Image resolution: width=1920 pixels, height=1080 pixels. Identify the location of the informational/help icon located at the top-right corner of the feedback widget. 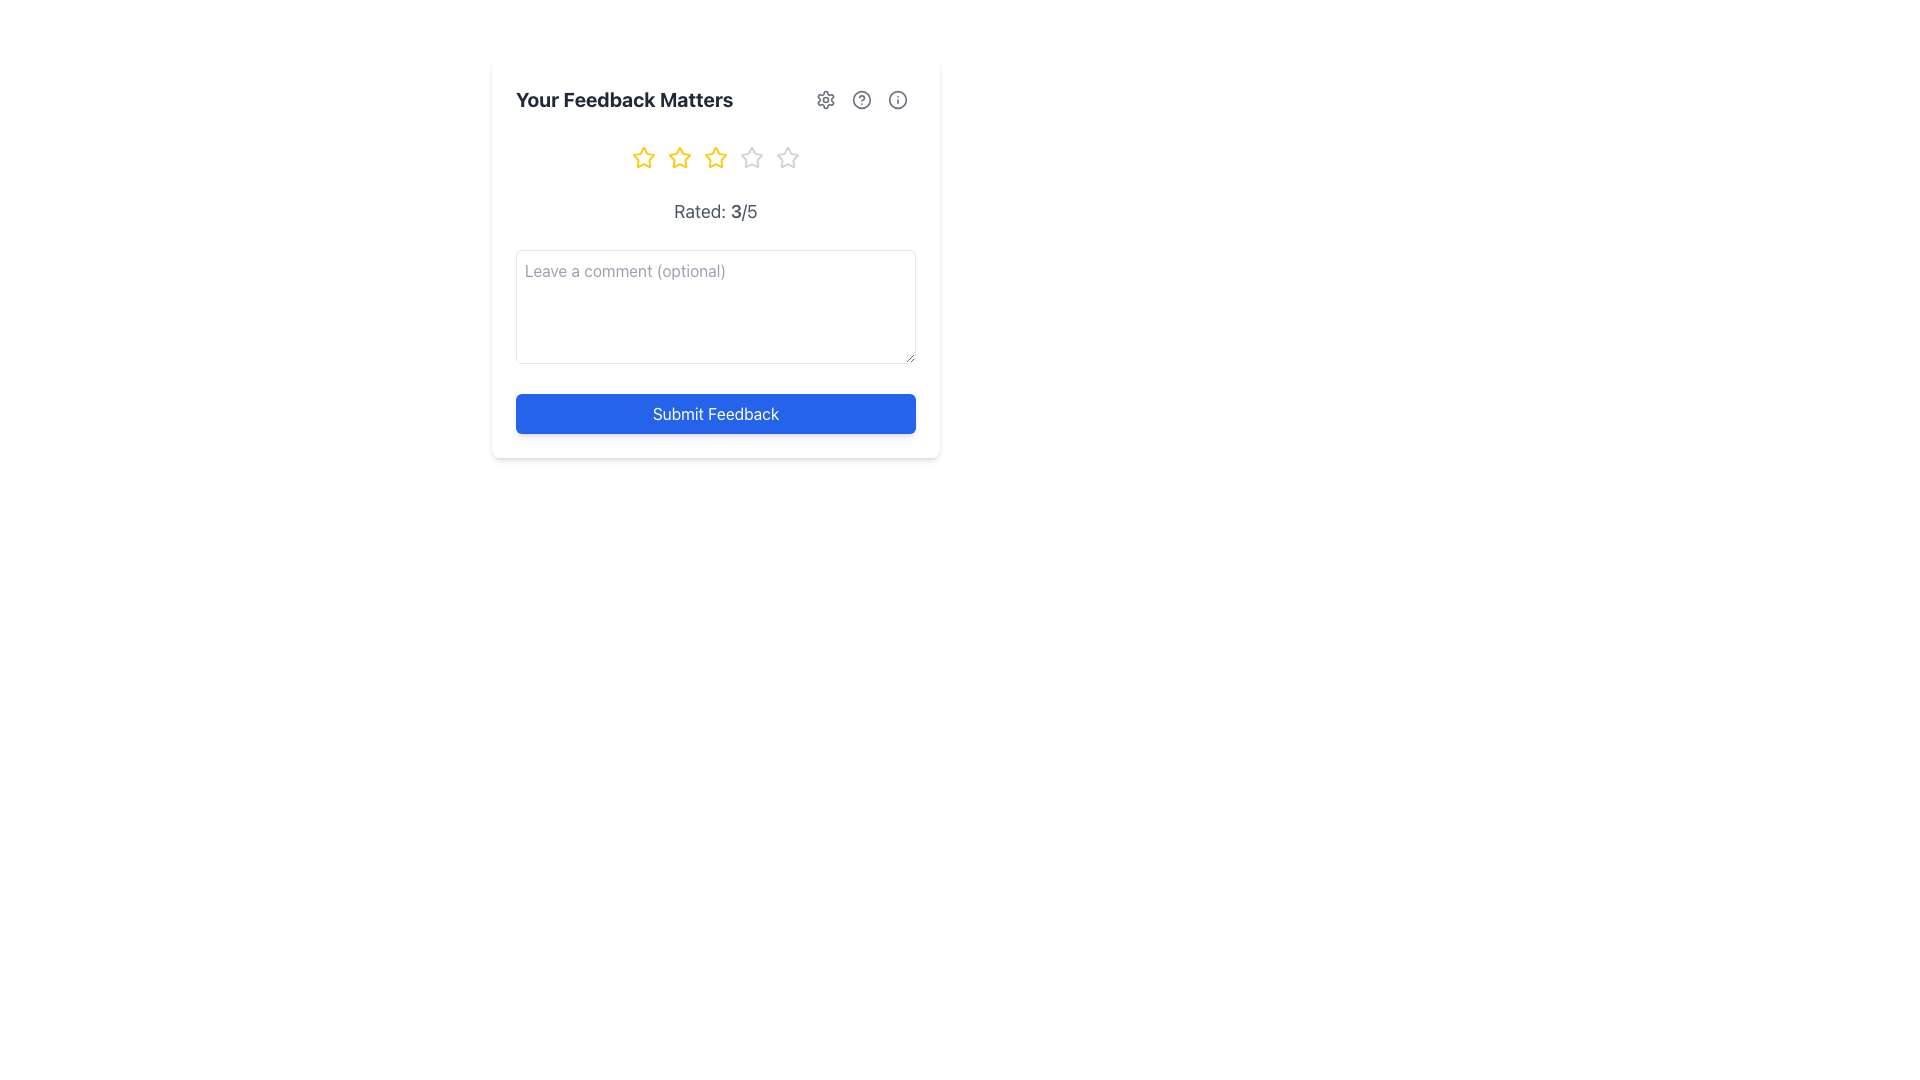
(896, 100).